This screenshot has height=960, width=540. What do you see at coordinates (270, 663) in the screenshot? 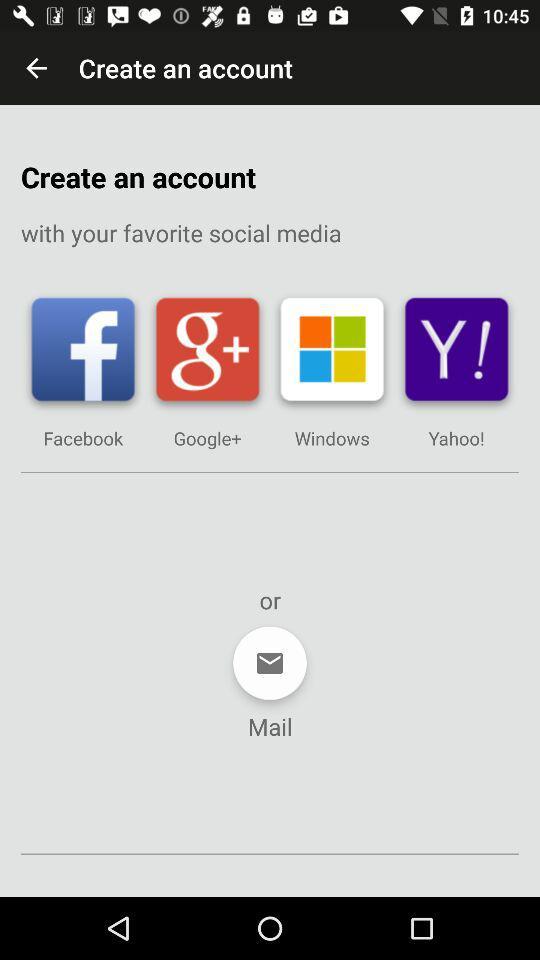
I see `mail` at bounding box center [270, 663].